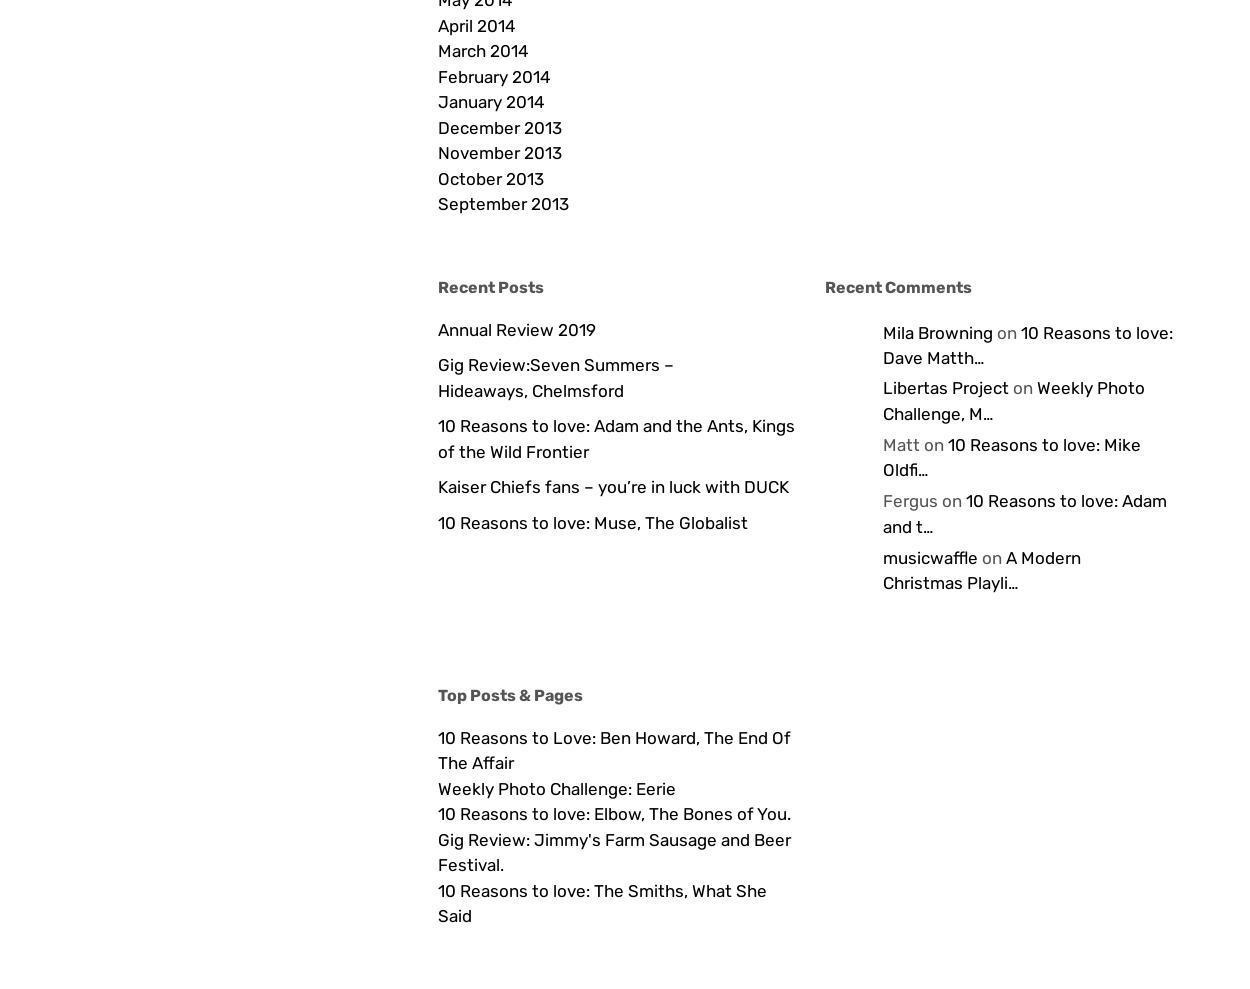 The height and width of the screenshot is (989, 1250). What do you see at coordinates (897, 286) in the screenshot?
I see `'Recent Comments'` at bounding box center [897, 286].